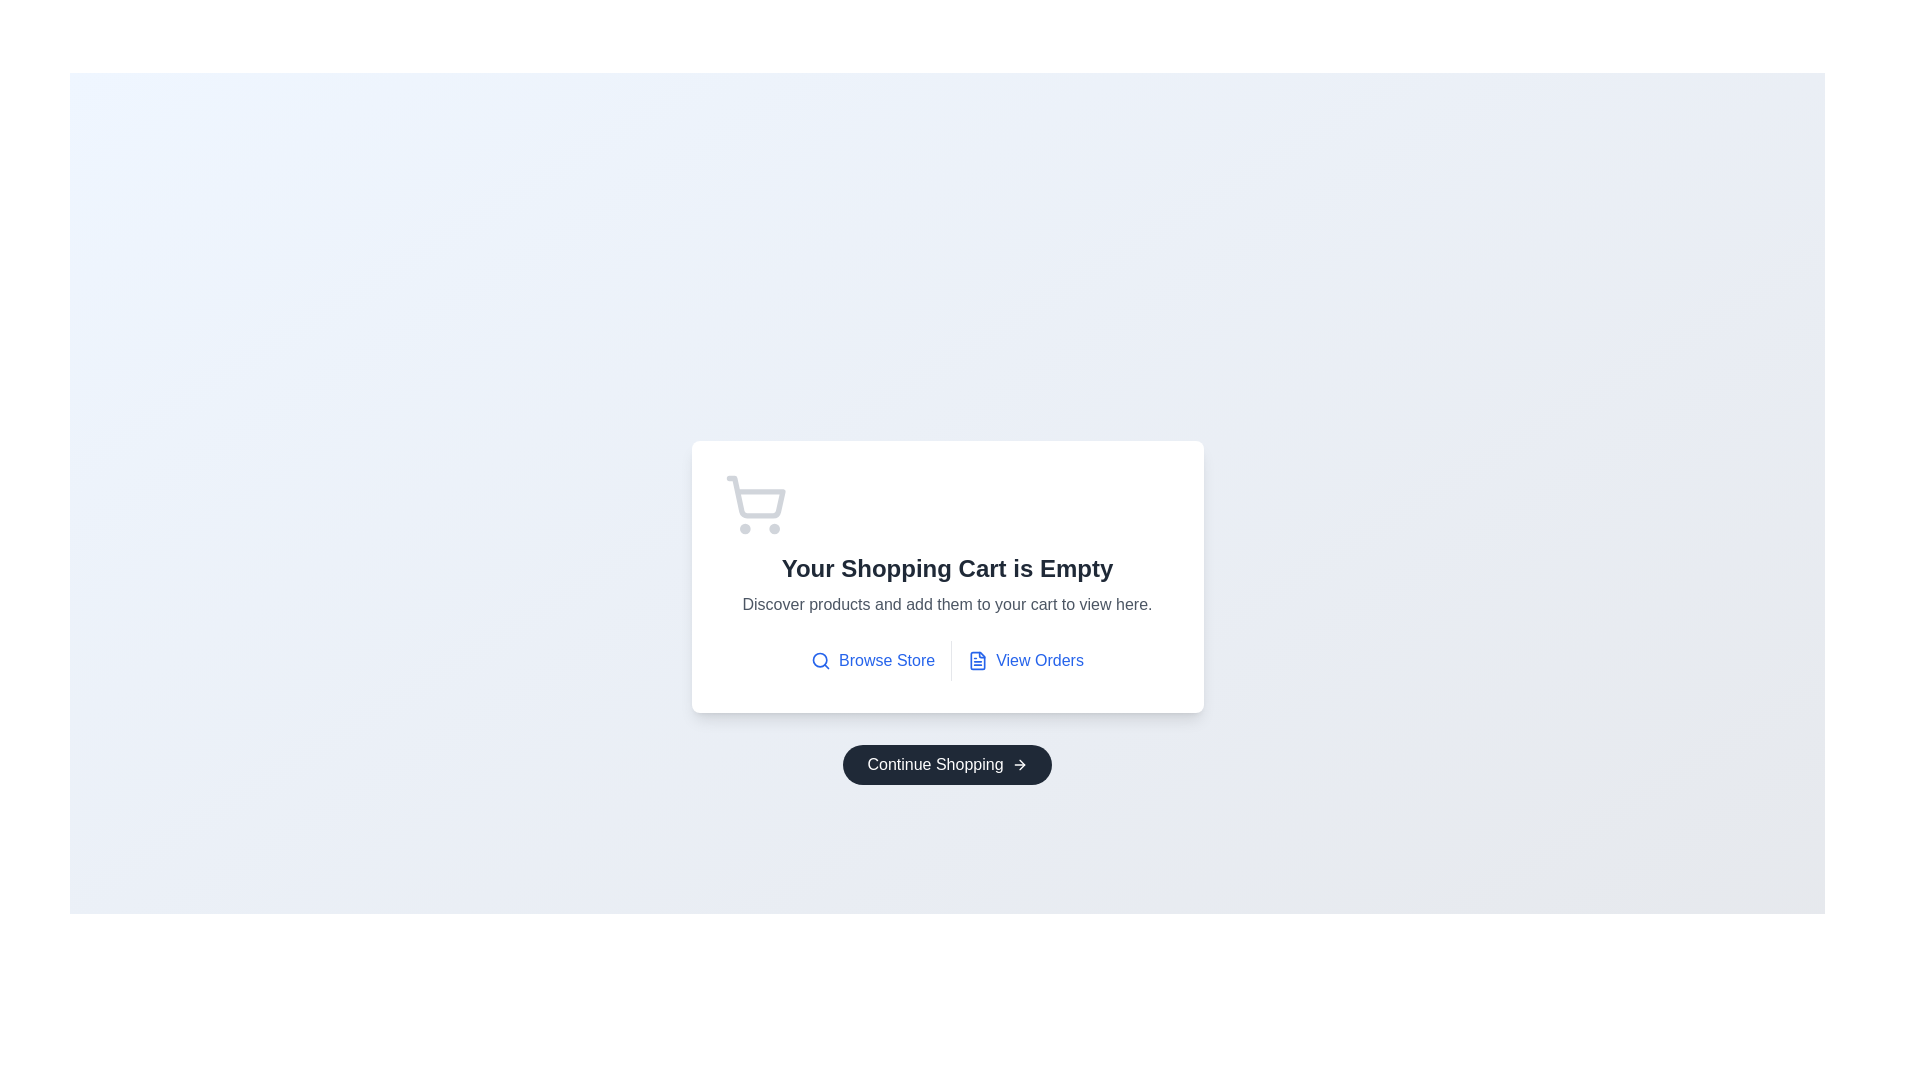 The height and width of the screenshot is (1080, 1920). I want to click on the 'Browse Store' button, which is a blue rectangular button located below the message 'Your Shopping Cart is Empty'. It is positioned to the left of the 'View Orders' button and features a search icon on the left, so click(873, 660).